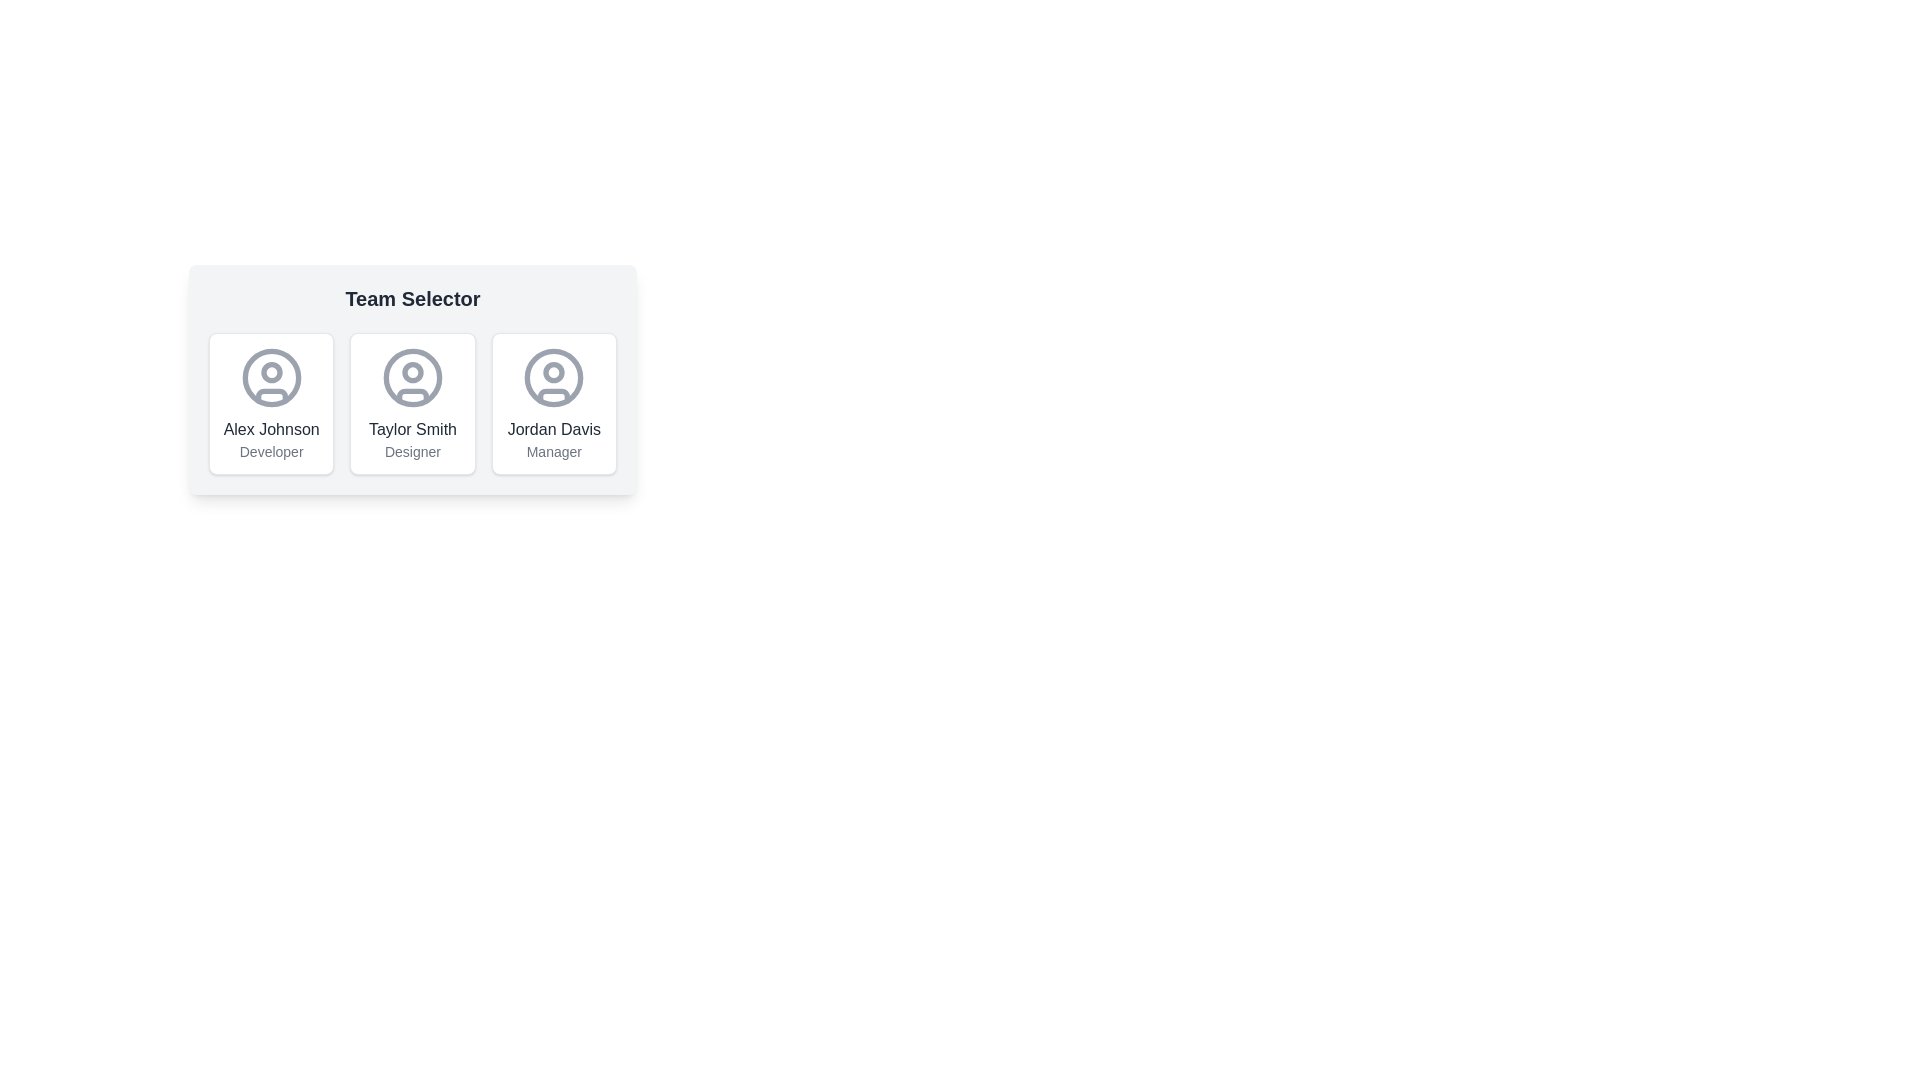 This screenshot has height=1080, width=1920. I want to click on the Decorative Circle that serves as the outer ring of the profile icon for Alex Johnson, Developer, located in the Team Selector area, so click(270, 378).